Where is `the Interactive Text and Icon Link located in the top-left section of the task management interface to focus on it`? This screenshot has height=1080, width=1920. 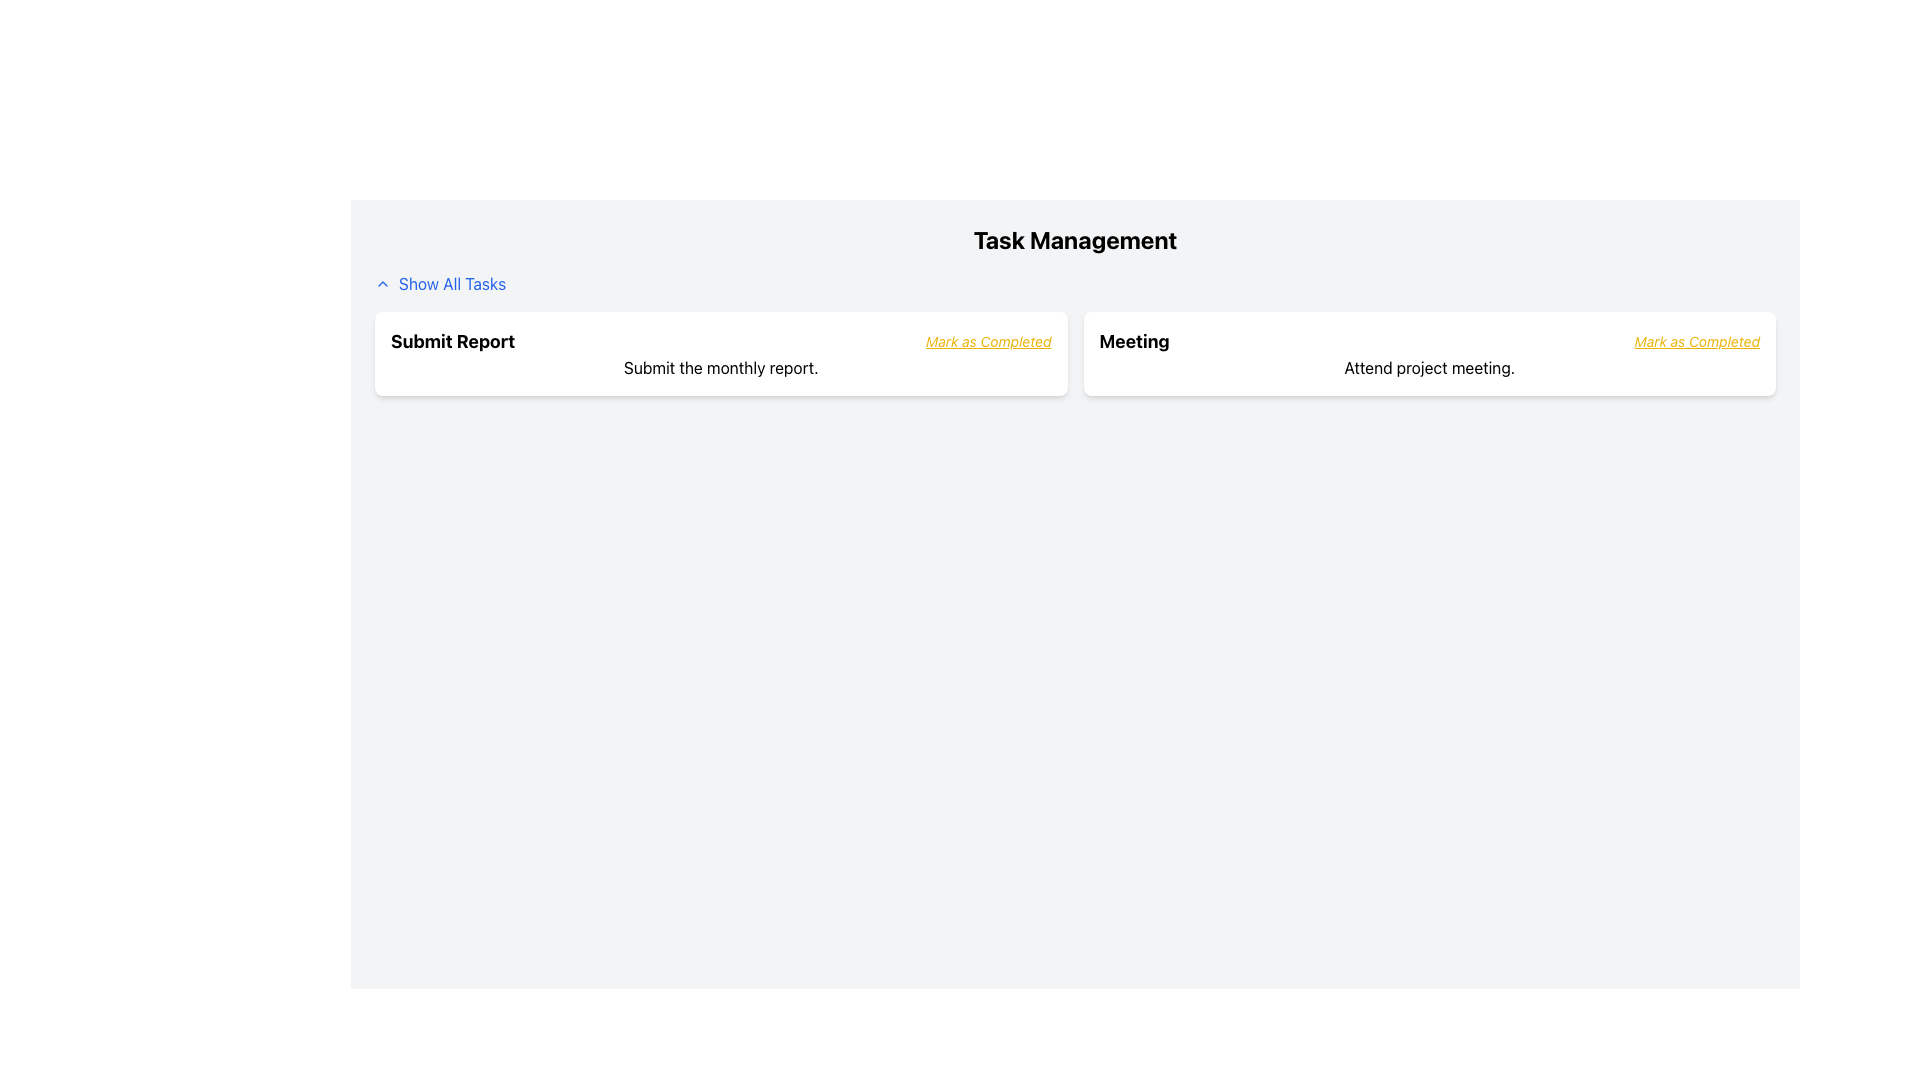 the Interactive Text and Icon Link located in the top-left section of the task management interface to focus on it is located at coordinates (439, 284).